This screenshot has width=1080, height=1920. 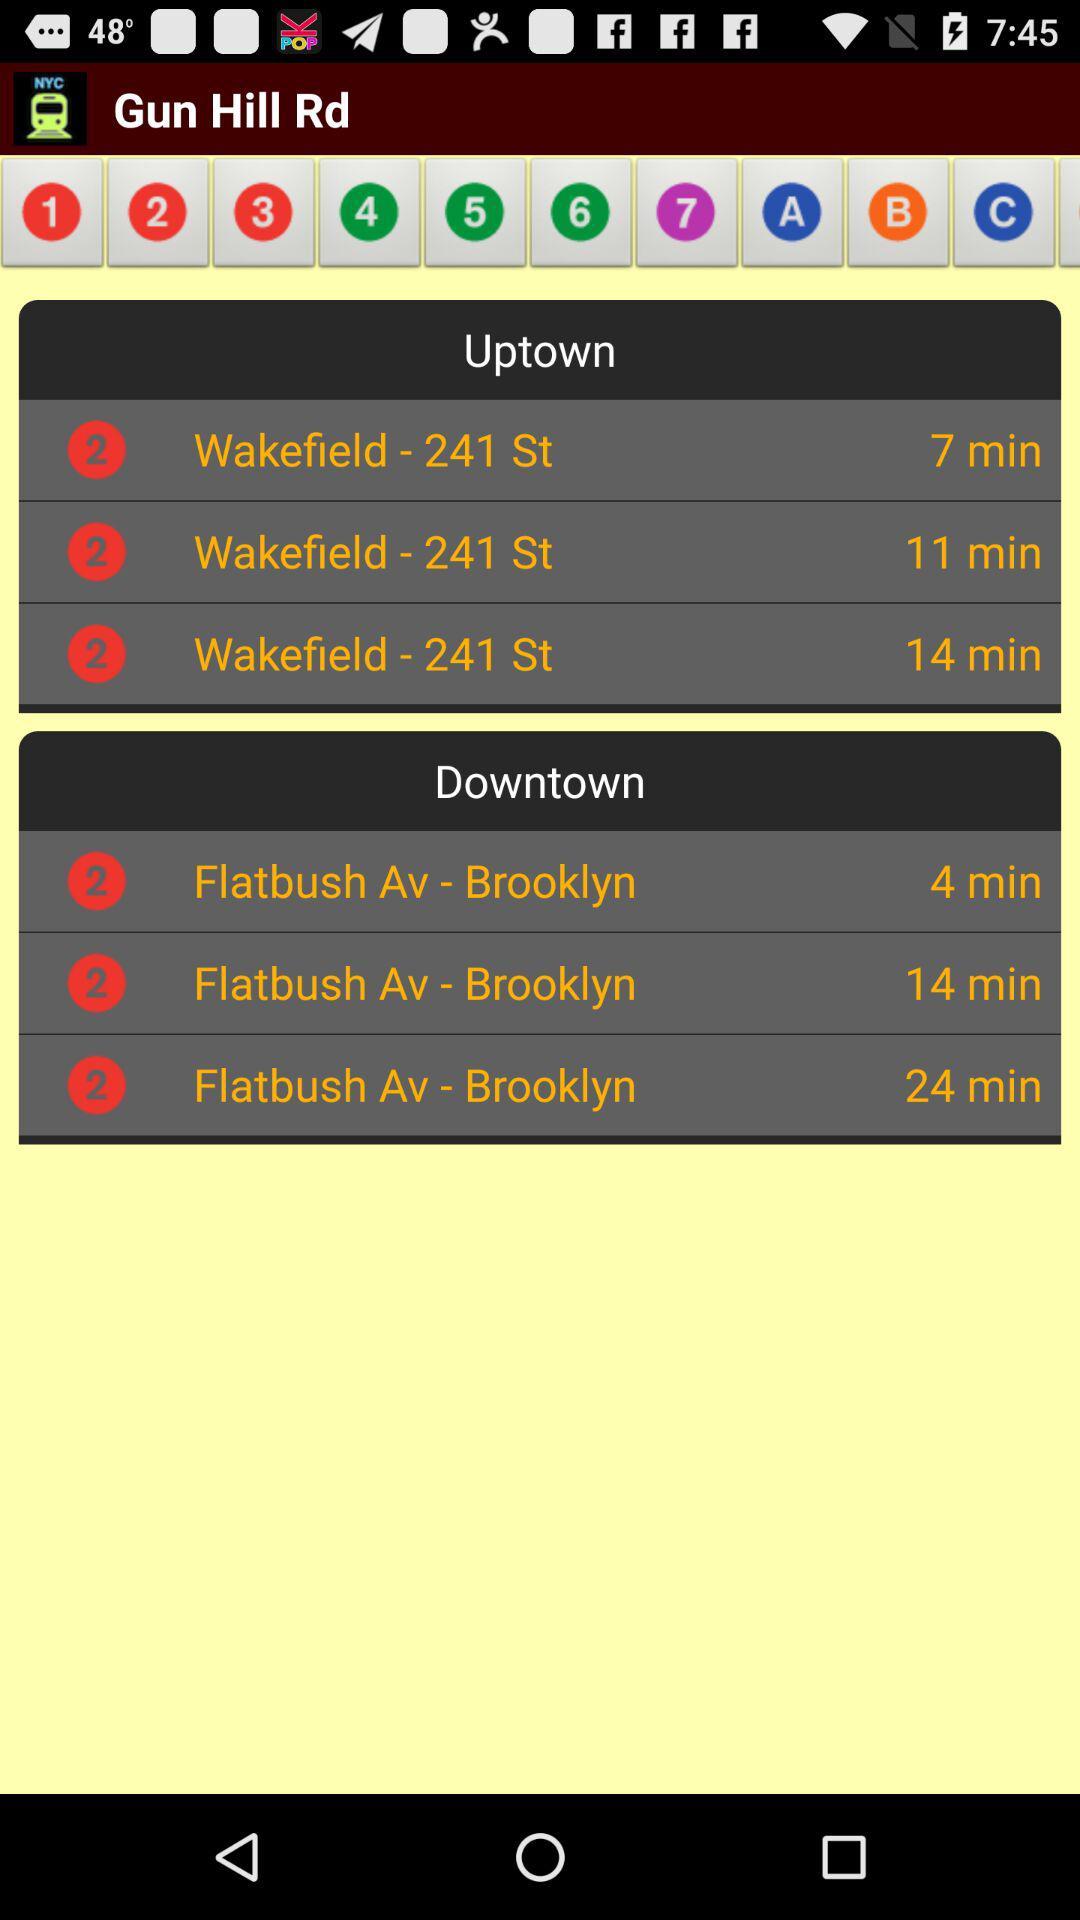 I want to click on downtown app, so click(x=540, y=779).